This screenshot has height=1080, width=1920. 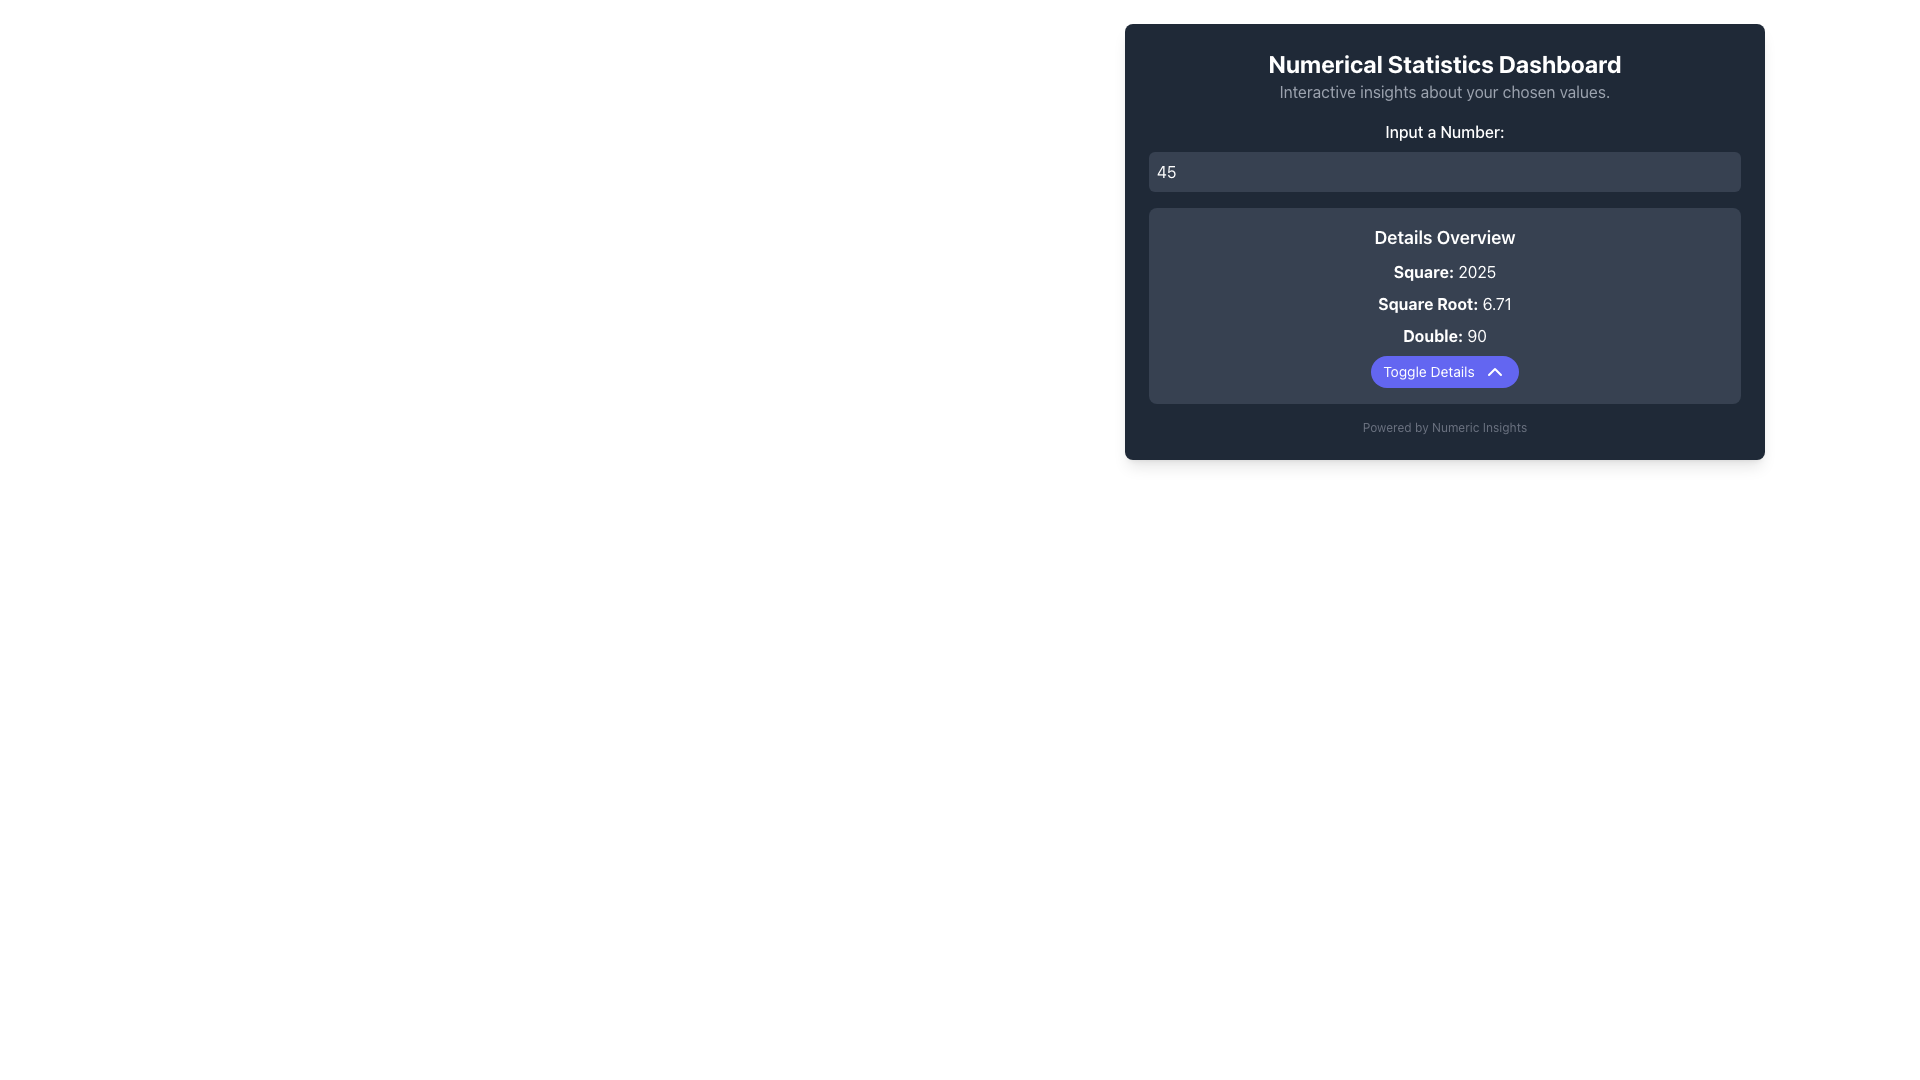 I want to click on the label providing context for the numerical data preceding the value '90' located in the 'Details Overview' section, so click(x=1432, y=334).